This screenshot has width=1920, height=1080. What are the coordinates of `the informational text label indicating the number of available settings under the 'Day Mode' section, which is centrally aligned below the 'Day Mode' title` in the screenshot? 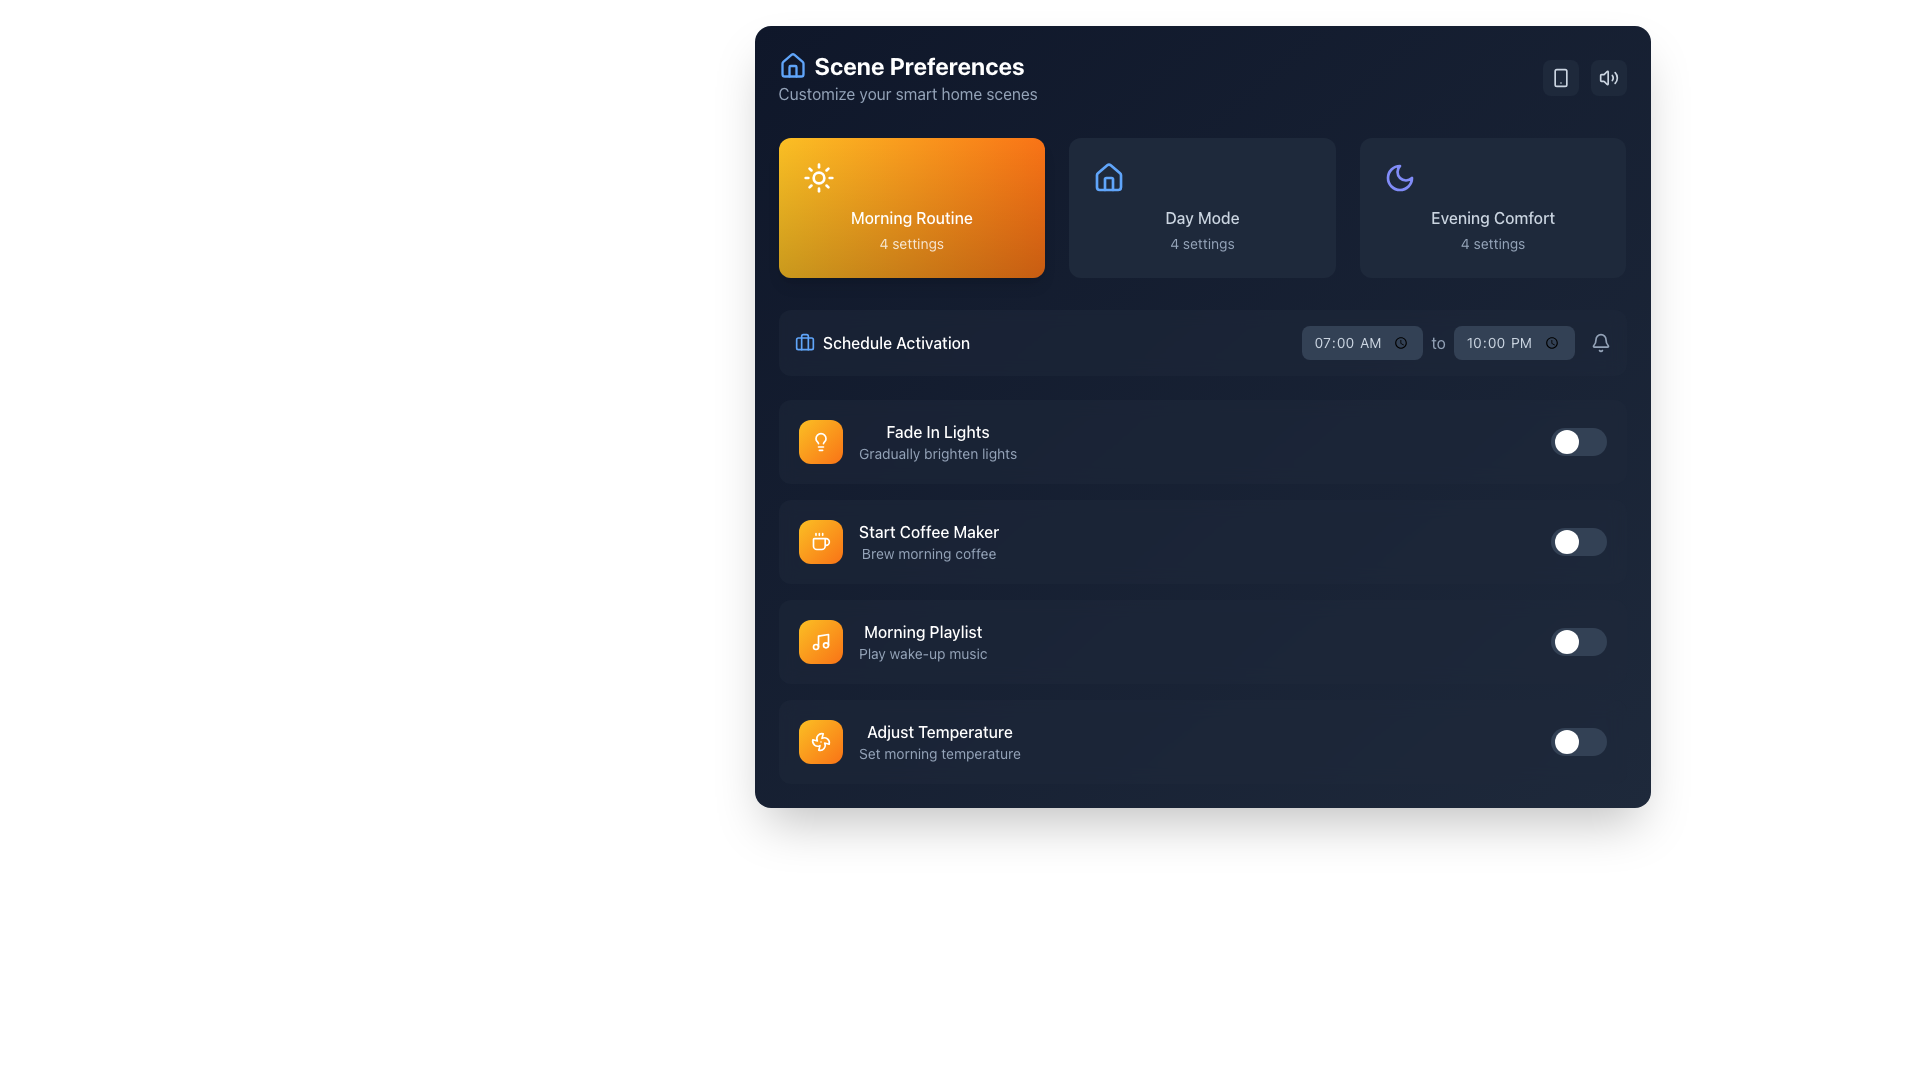 It's located at (1201, 242).